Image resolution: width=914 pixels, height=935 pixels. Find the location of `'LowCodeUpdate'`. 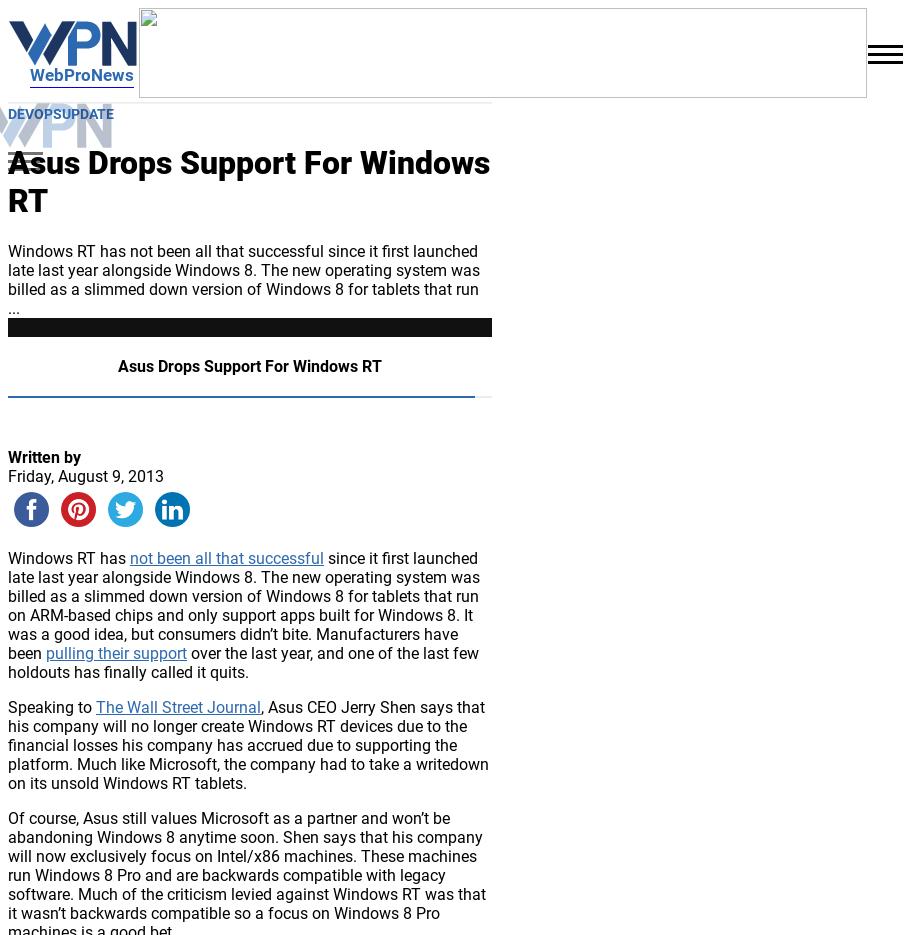

'LowCodeUpdate' is located at coordinates (146, 373).